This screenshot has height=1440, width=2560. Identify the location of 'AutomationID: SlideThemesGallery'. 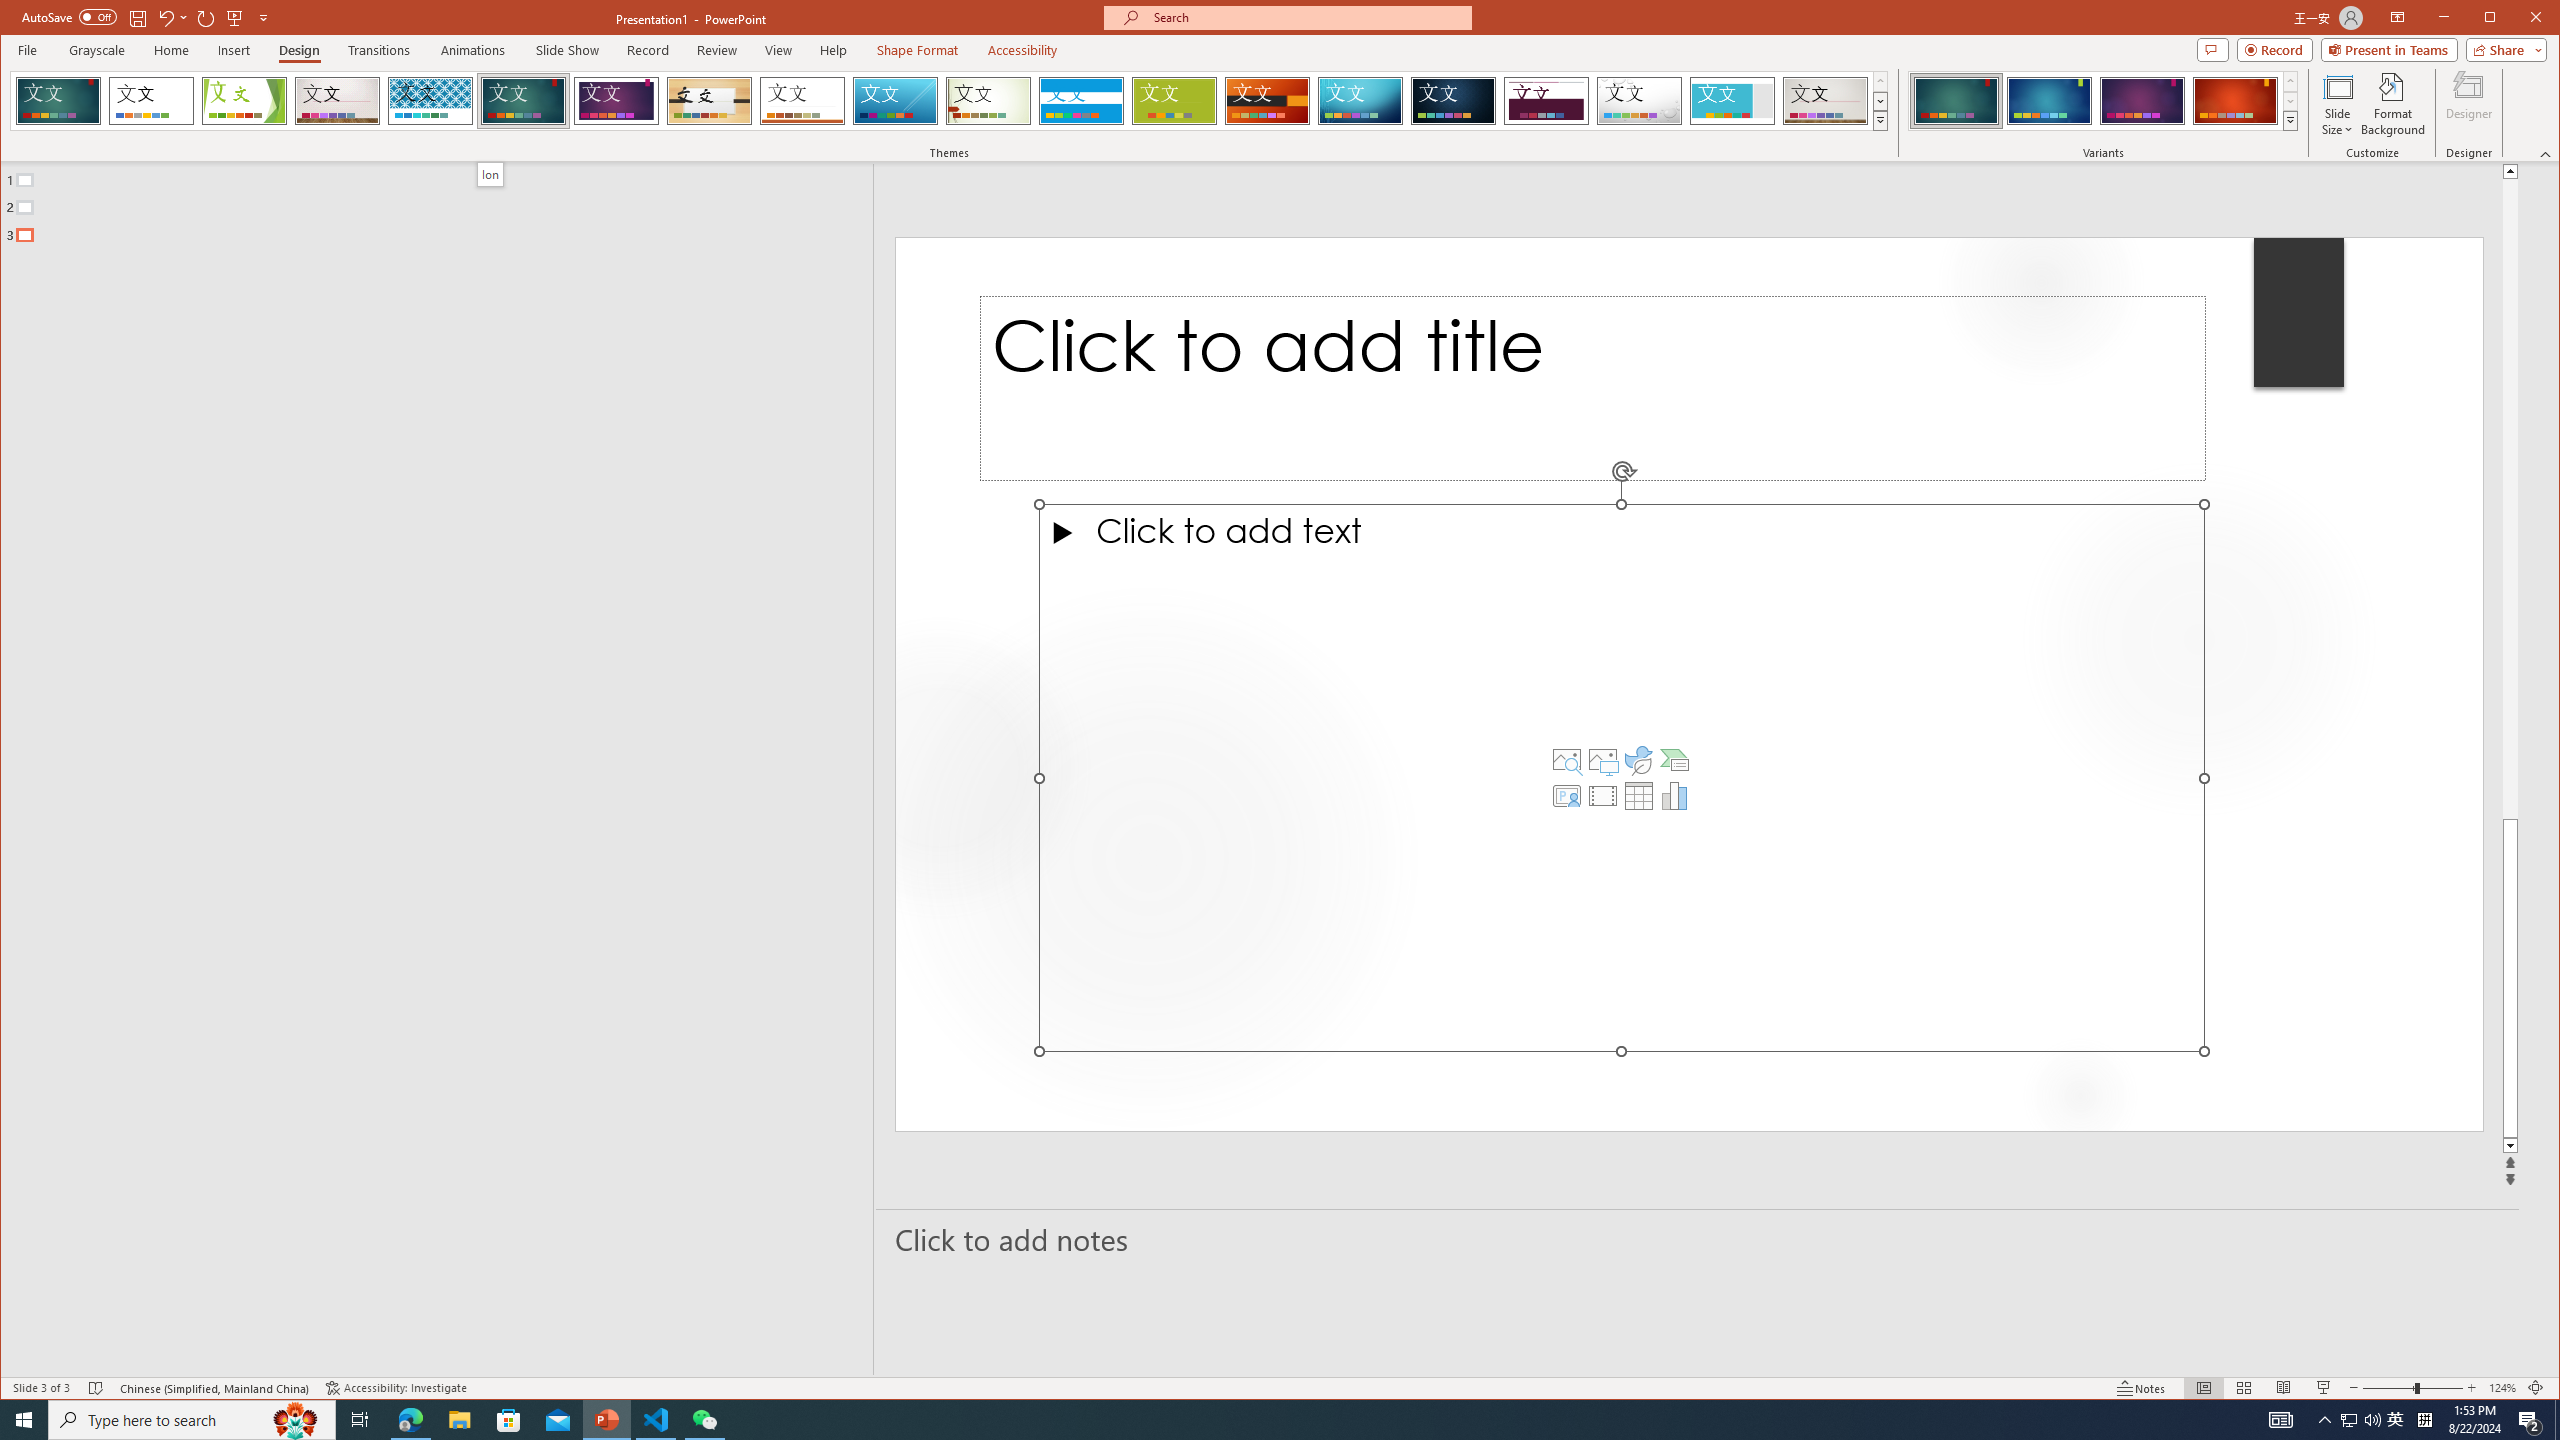
(950, 99).